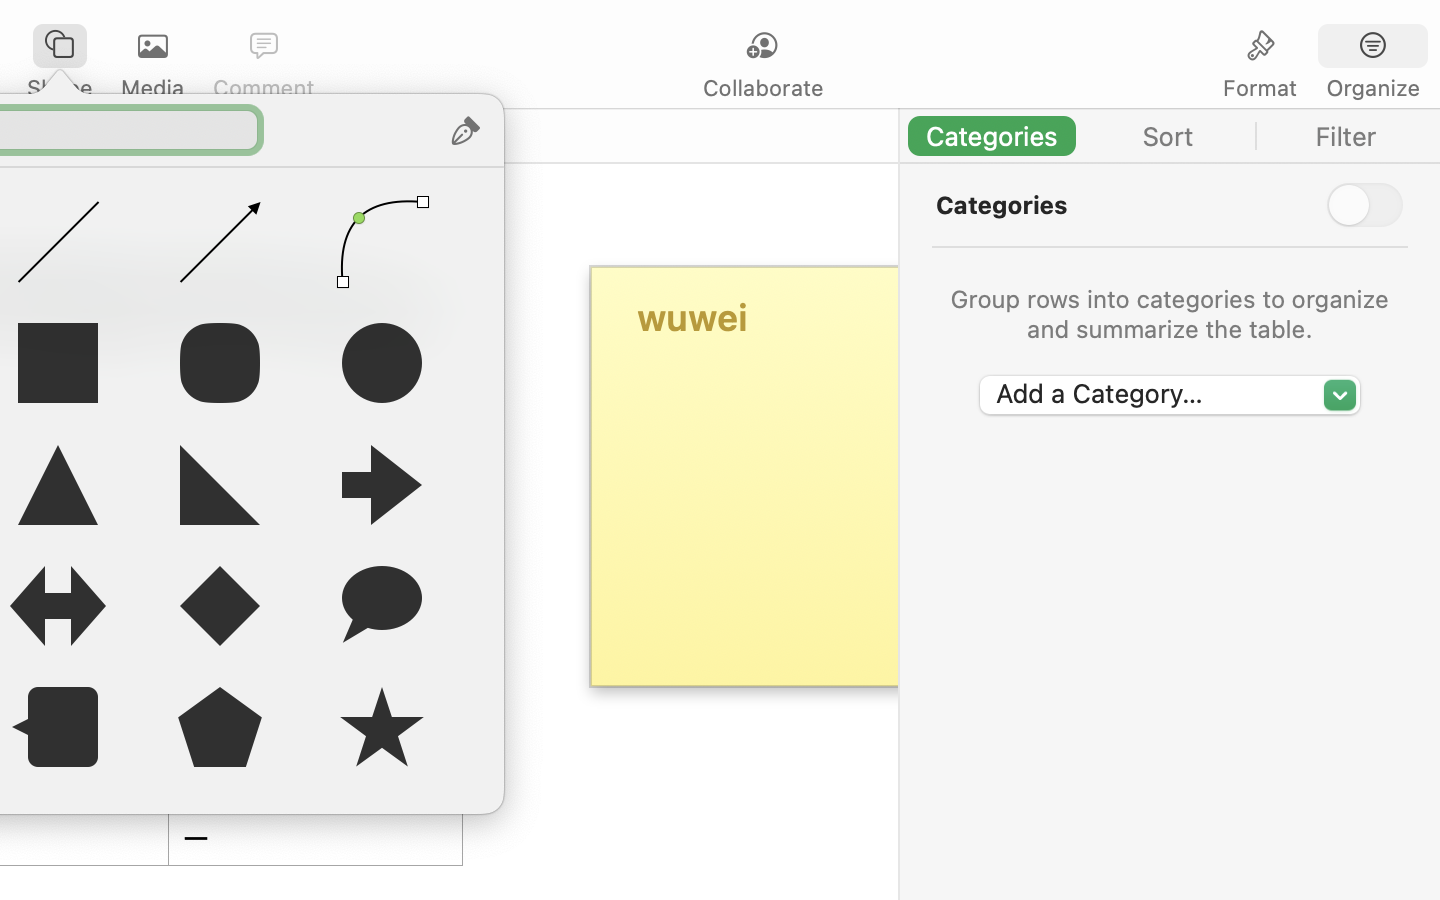 The width and height of the screenshot is (1440, 900). Describe the element at coordinates (1371, 87) in the screenshot. I see `'Organize'` at that location.